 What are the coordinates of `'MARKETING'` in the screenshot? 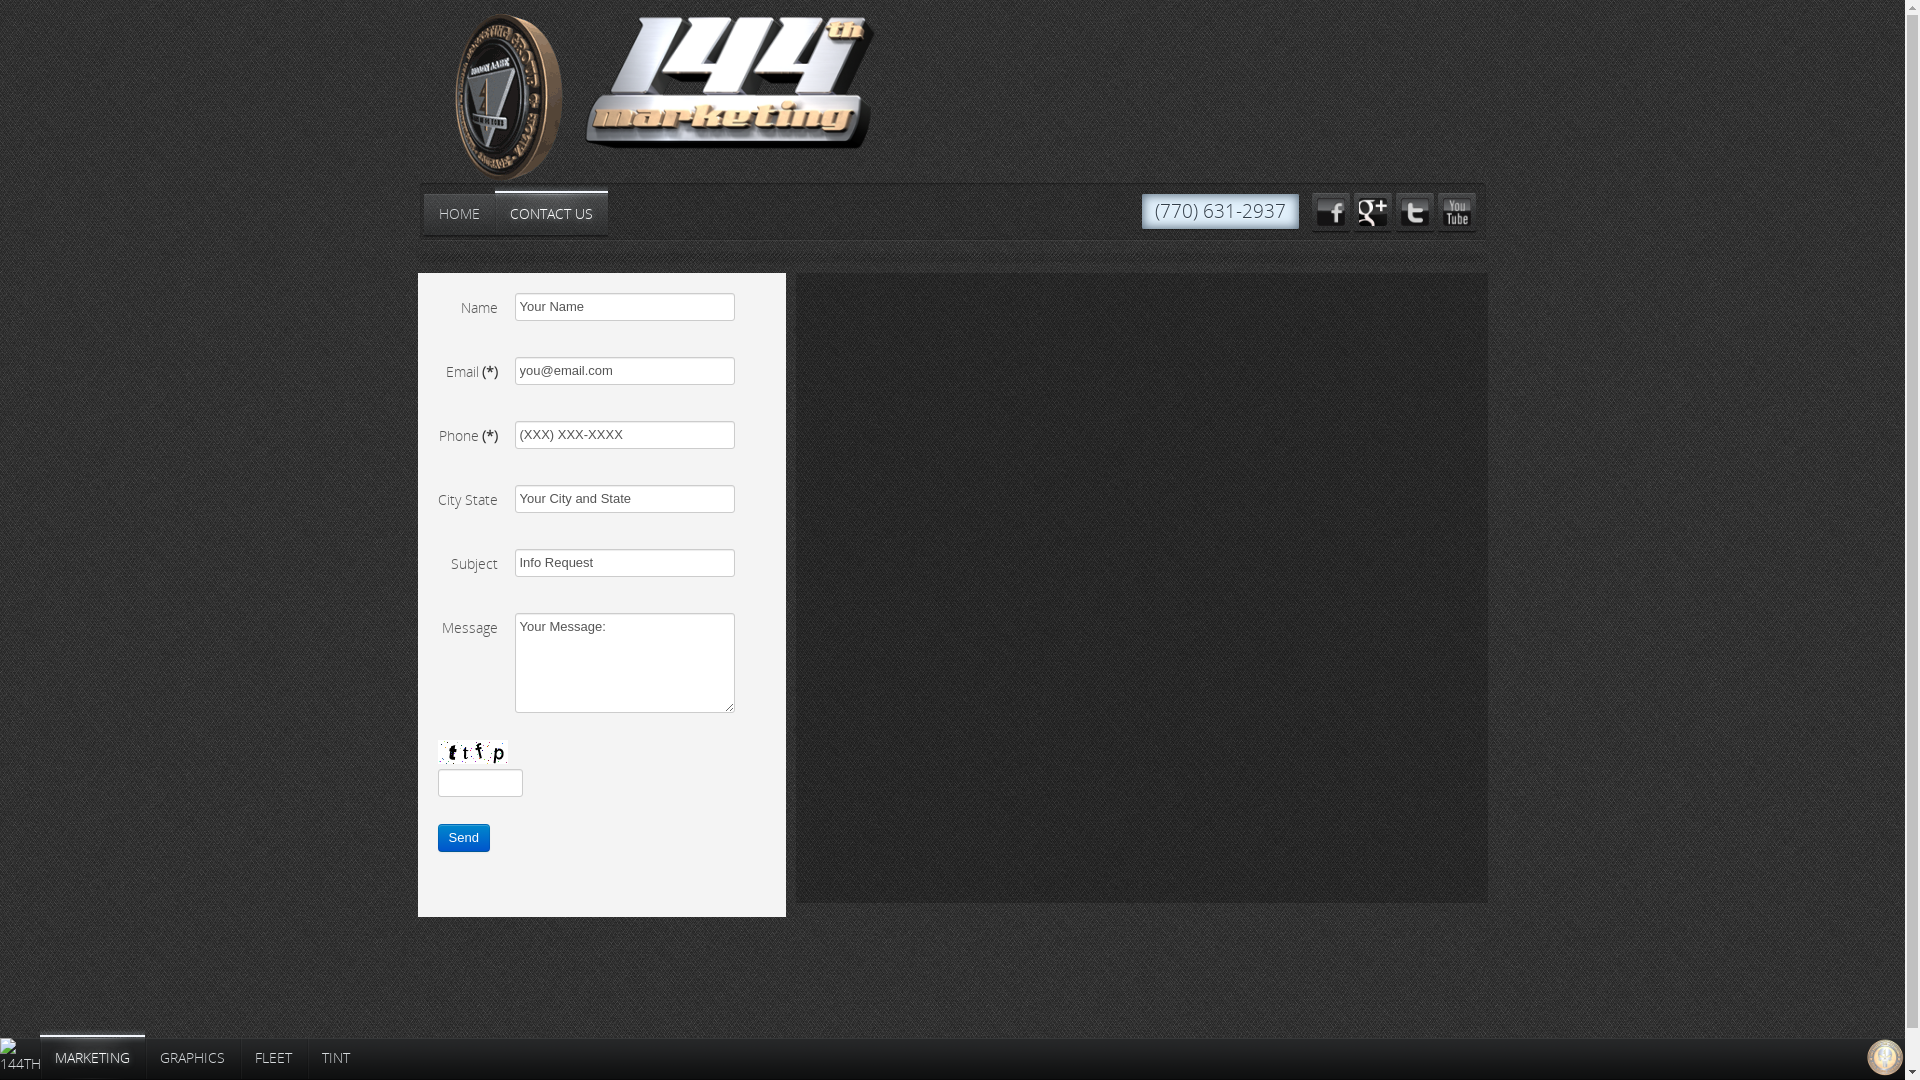 It's located at (91, 1057).